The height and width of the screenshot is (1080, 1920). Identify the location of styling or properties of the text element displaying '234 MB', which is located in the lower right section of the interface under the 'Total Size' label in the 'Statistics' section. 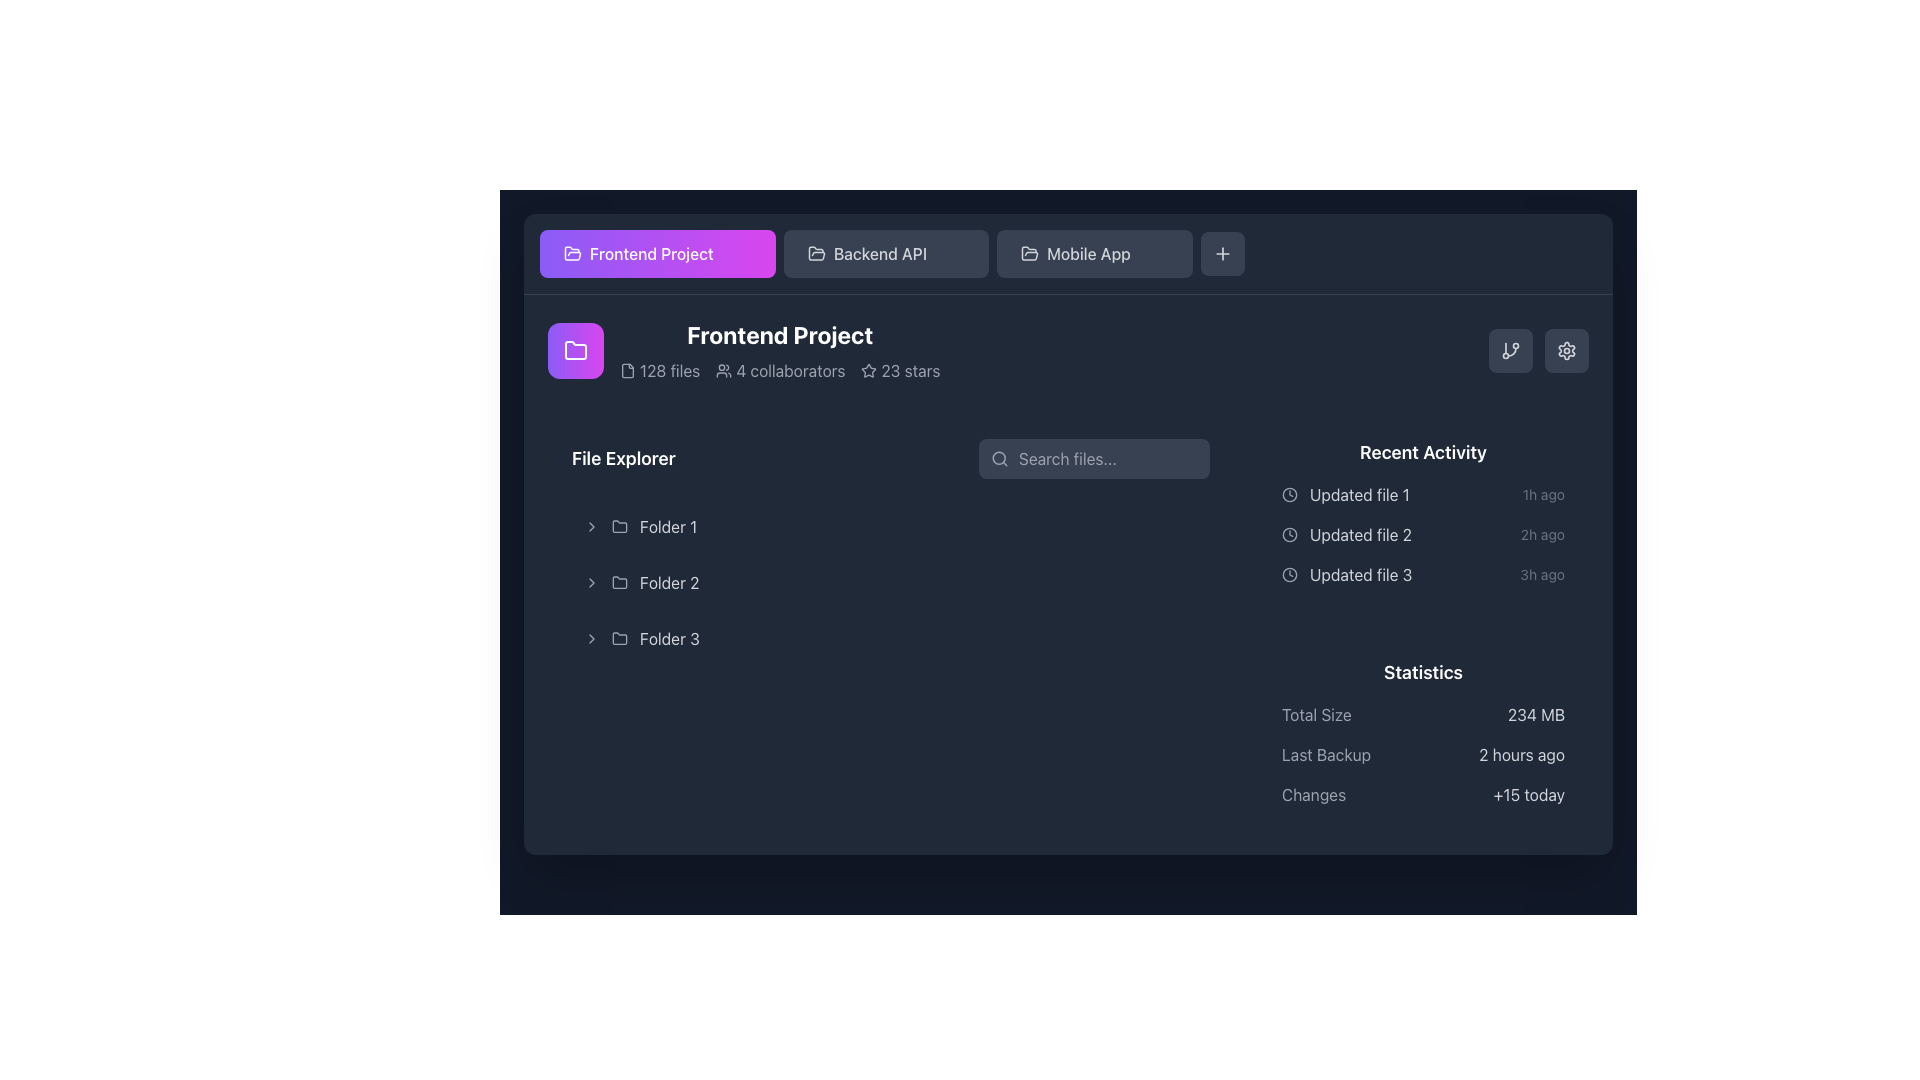
(1535, 713).